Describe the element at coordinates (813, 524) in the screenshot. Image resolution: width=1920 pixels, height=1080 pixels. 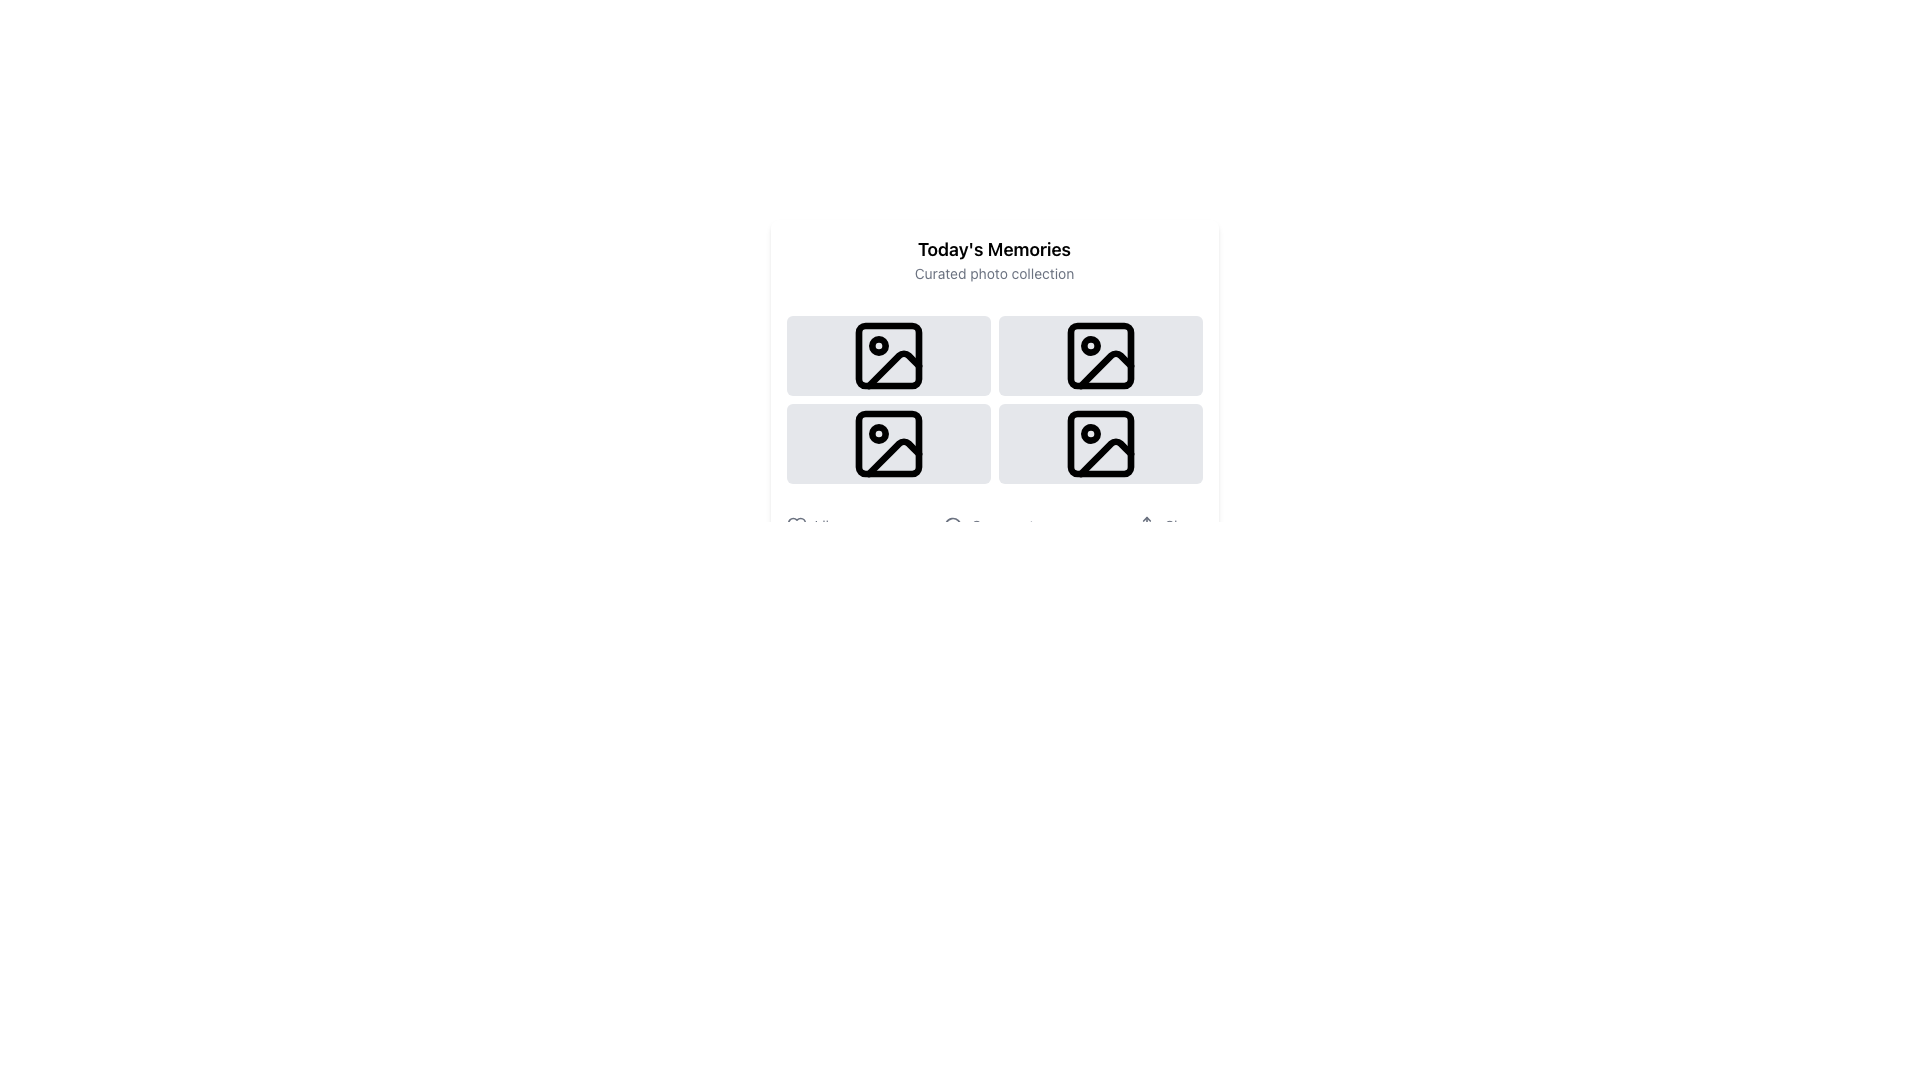
I see `the 'Like' button located under the 'Today's Memories' section` at that location.